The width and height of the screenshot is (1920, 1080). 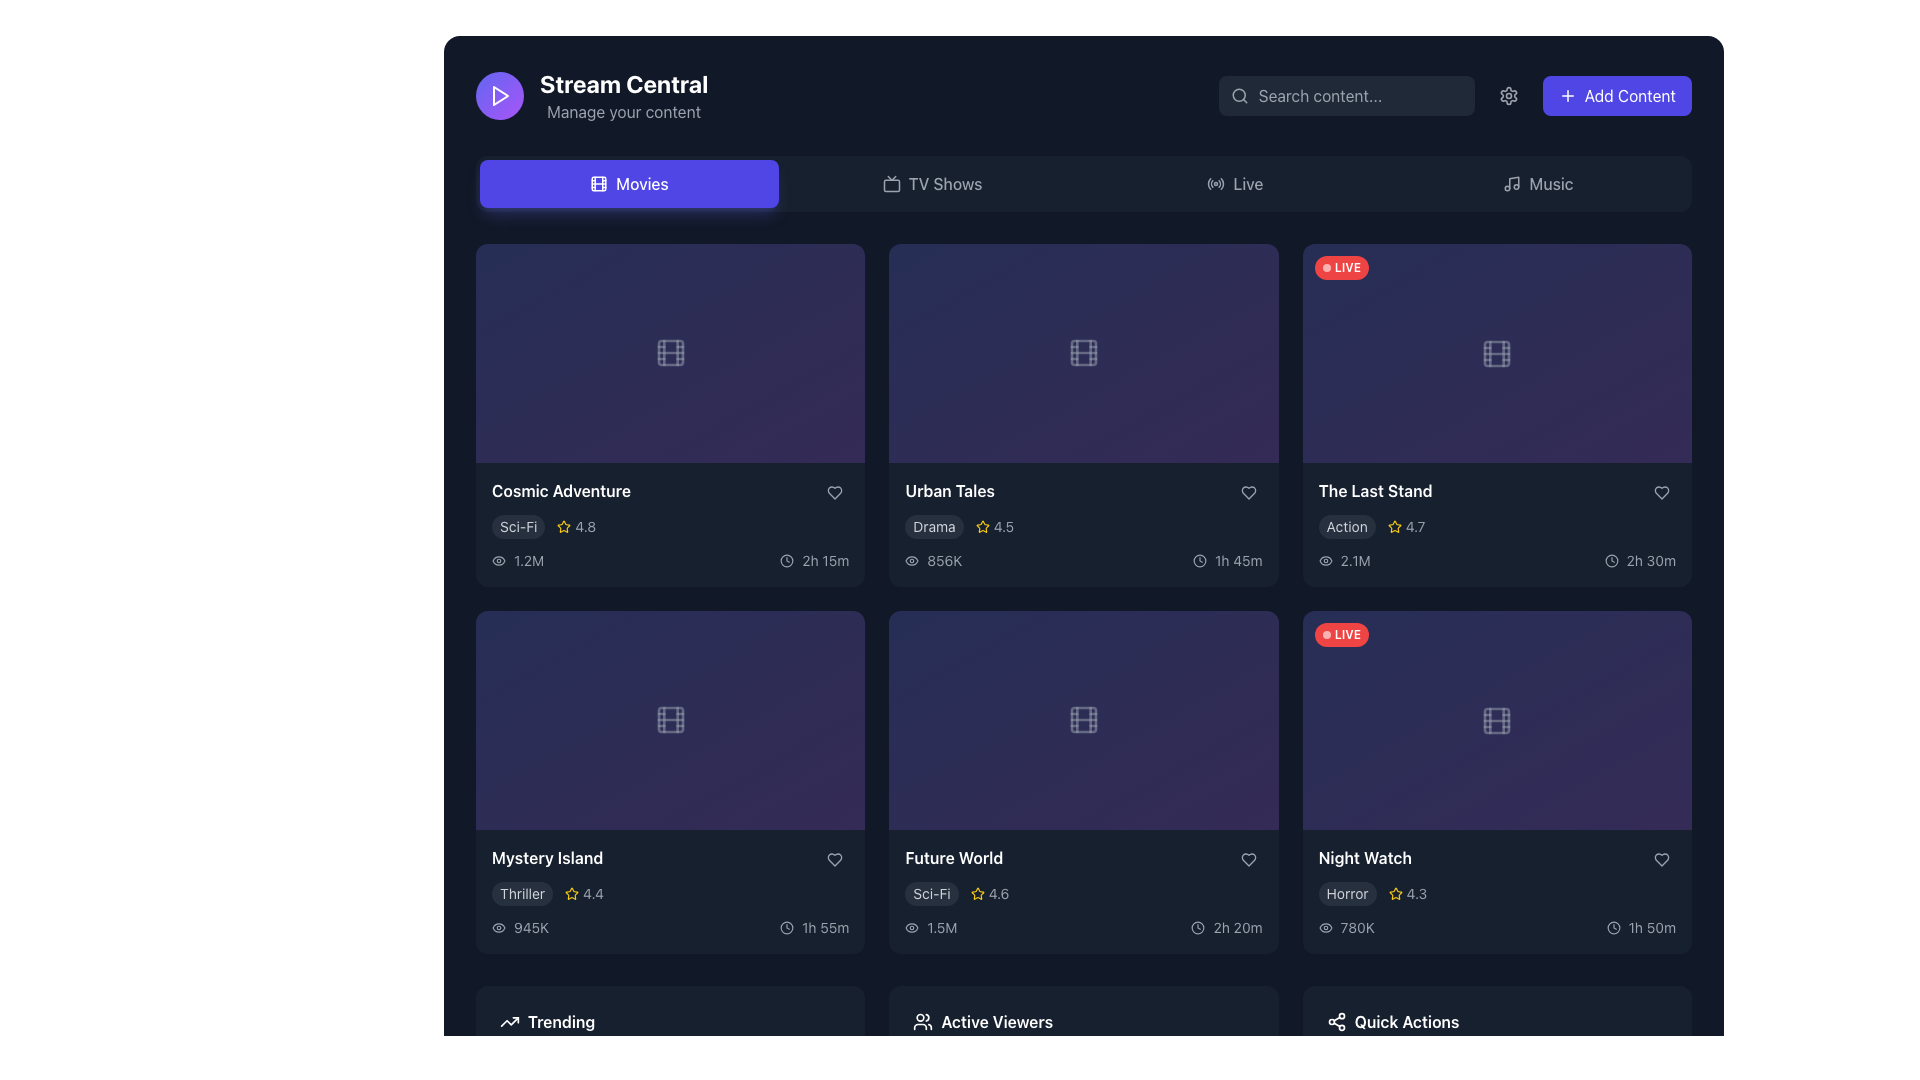 What do you see at coordinates (1247, 493) in the screenshot?
I see `the heart-shaped icon button located in the bottom-right area of the 'Urban Tales' card` at bounding box center [1247, 493].